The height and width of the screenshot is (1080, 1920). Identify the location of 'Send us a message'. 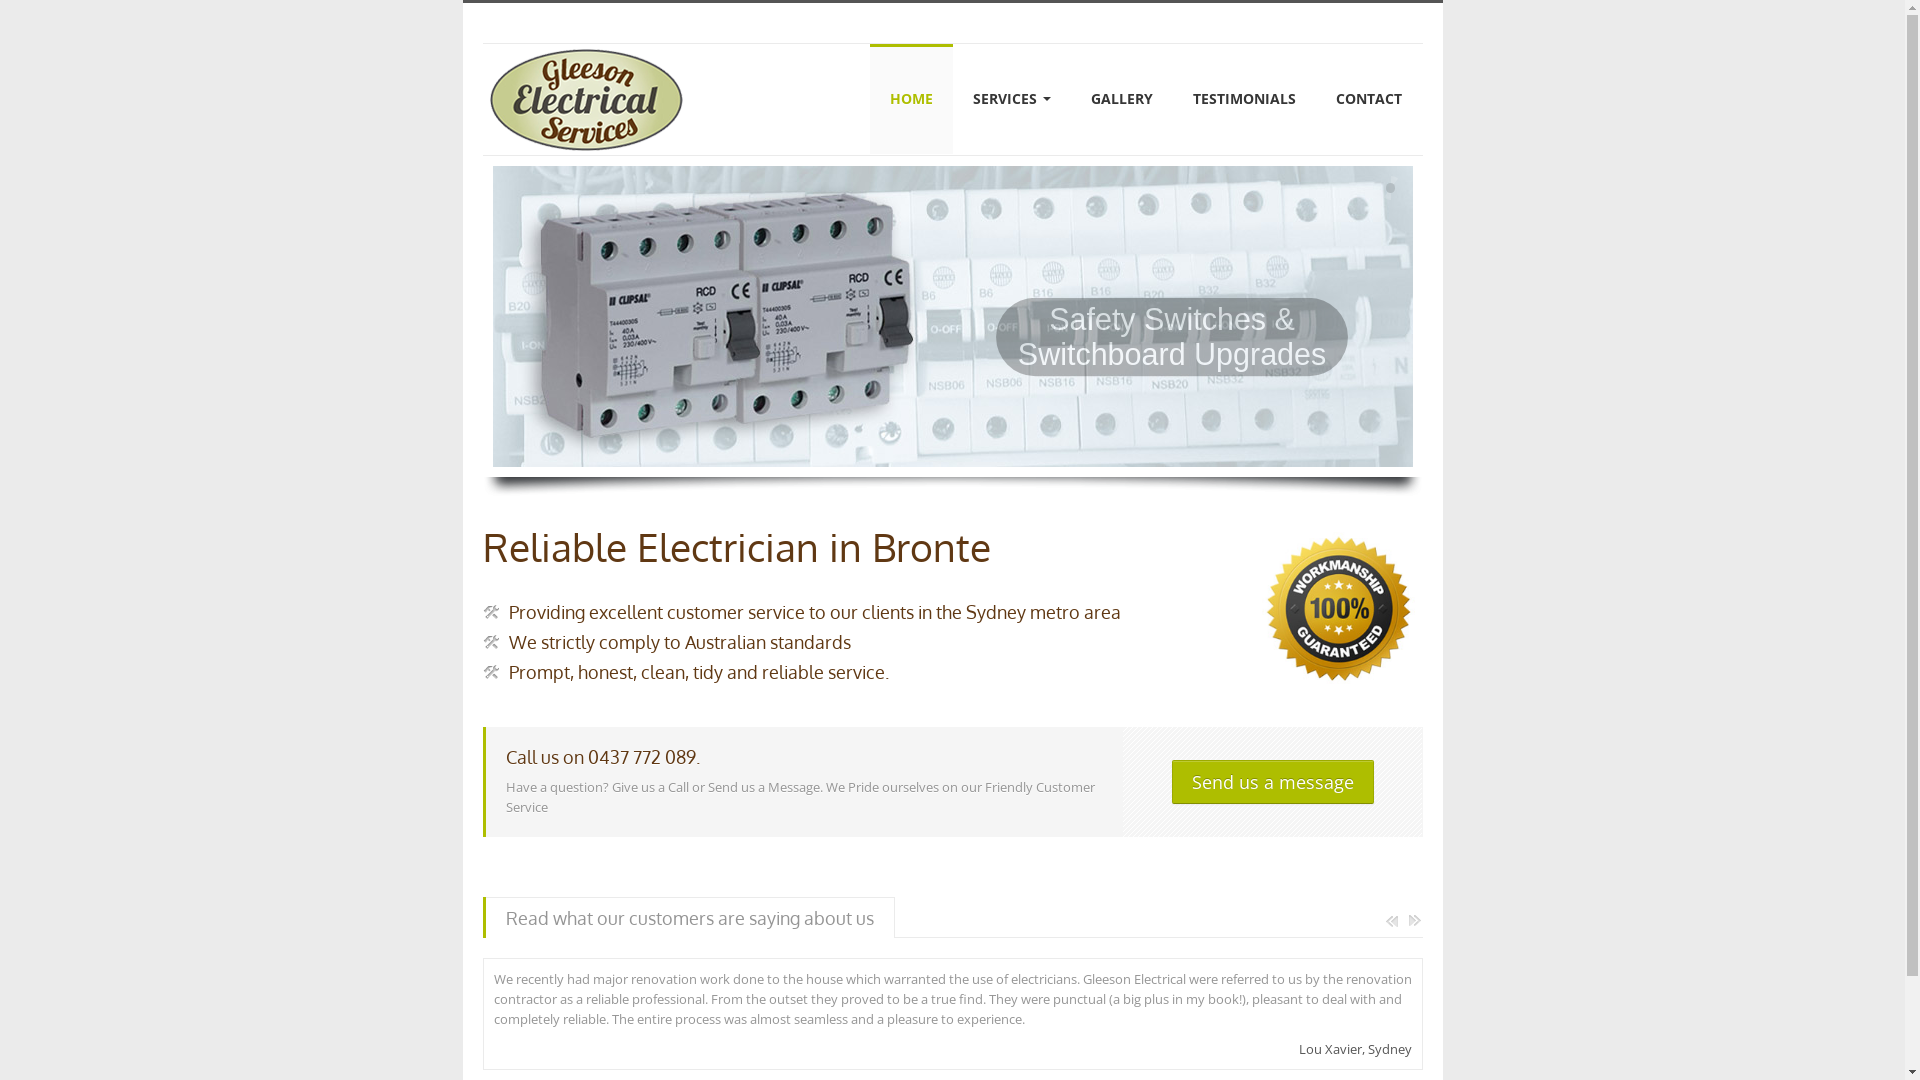
(1171, 781).